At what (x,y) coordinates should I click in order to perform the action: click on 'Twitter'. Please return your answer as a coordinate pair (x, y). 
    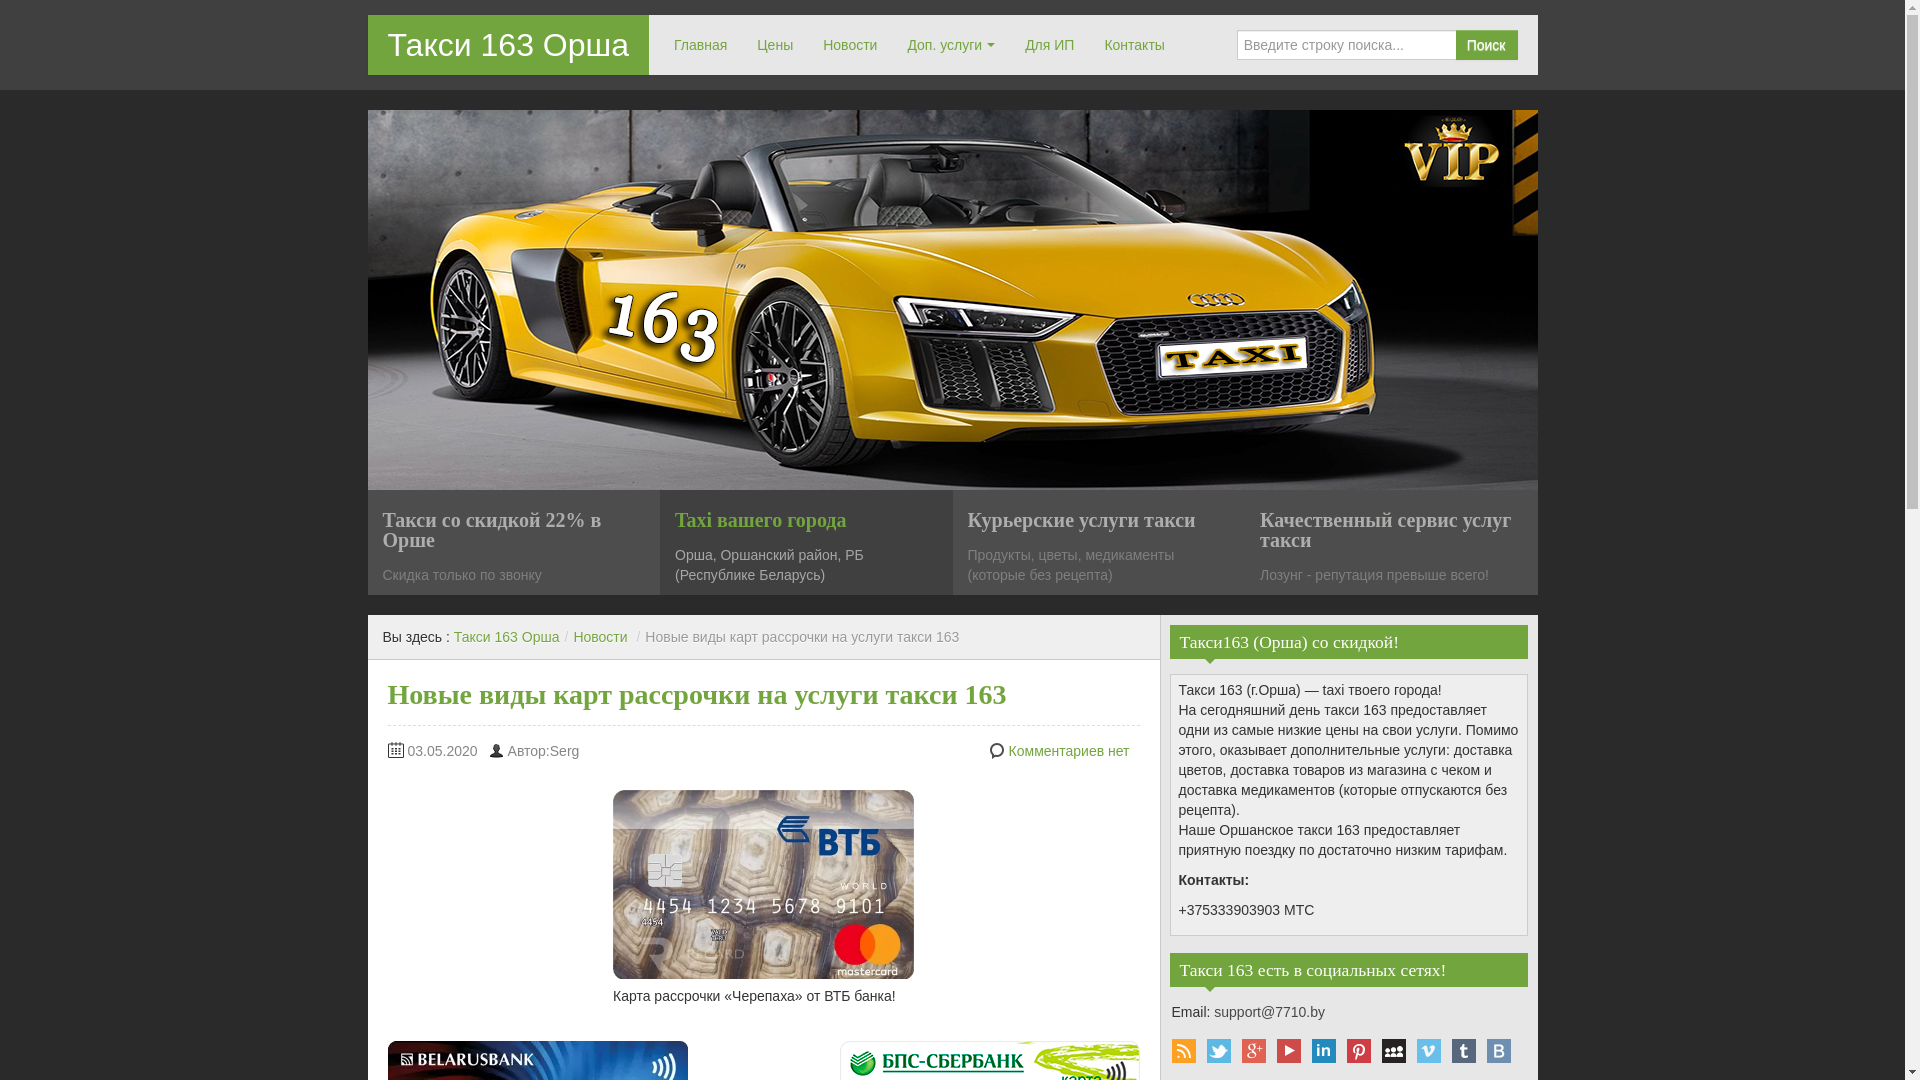
    Looking at the image, I should click on (1217, 1048).